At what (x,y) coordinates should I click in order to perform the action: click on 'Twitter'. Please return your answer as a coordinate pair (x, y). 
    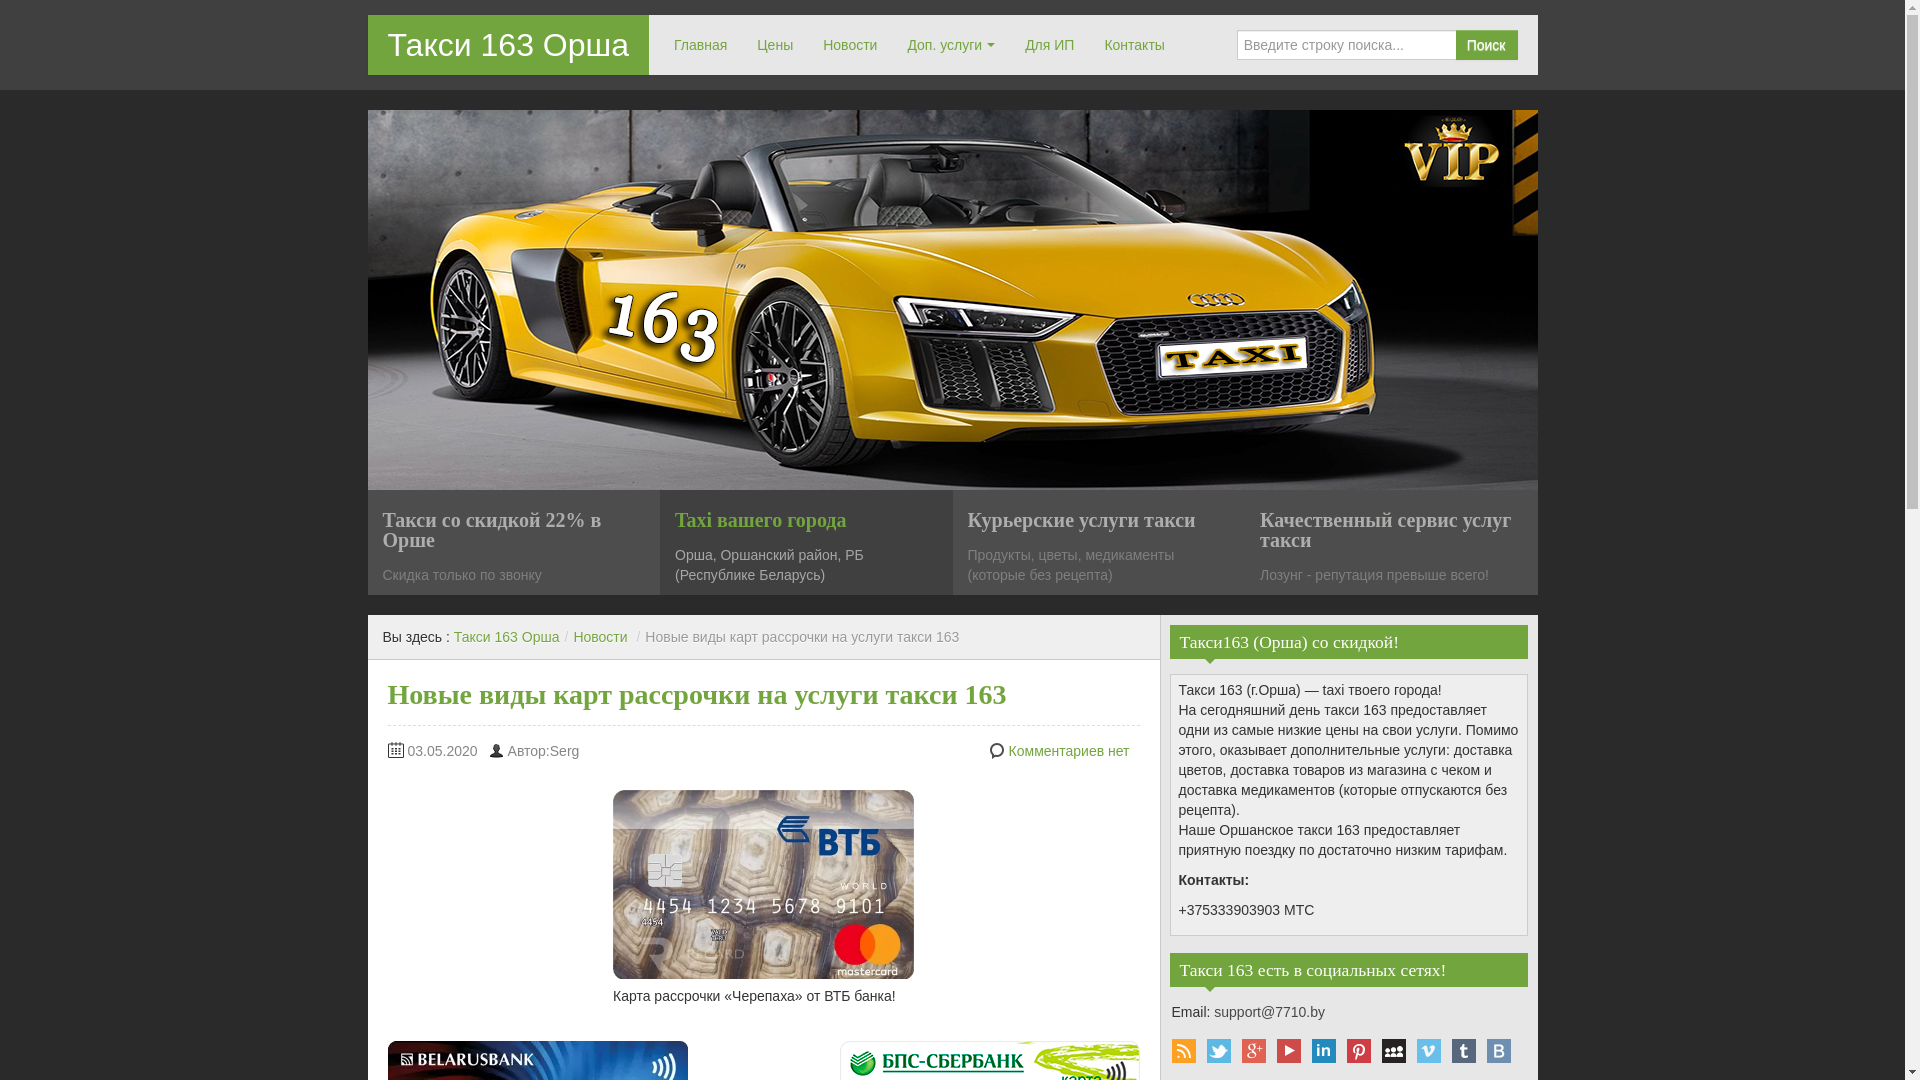
    Looking at the image, I should click on (1217, 1048).